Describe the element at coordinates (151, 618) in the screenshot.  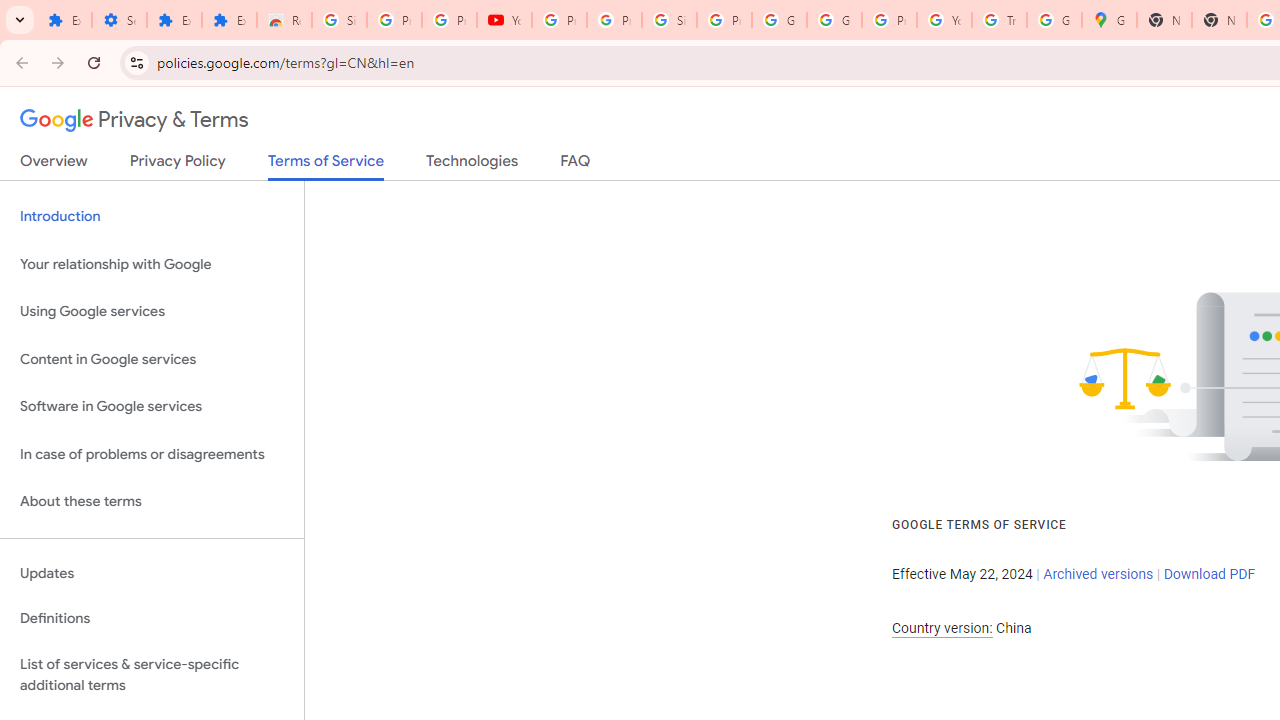
I see `'Definitions'` at that location.